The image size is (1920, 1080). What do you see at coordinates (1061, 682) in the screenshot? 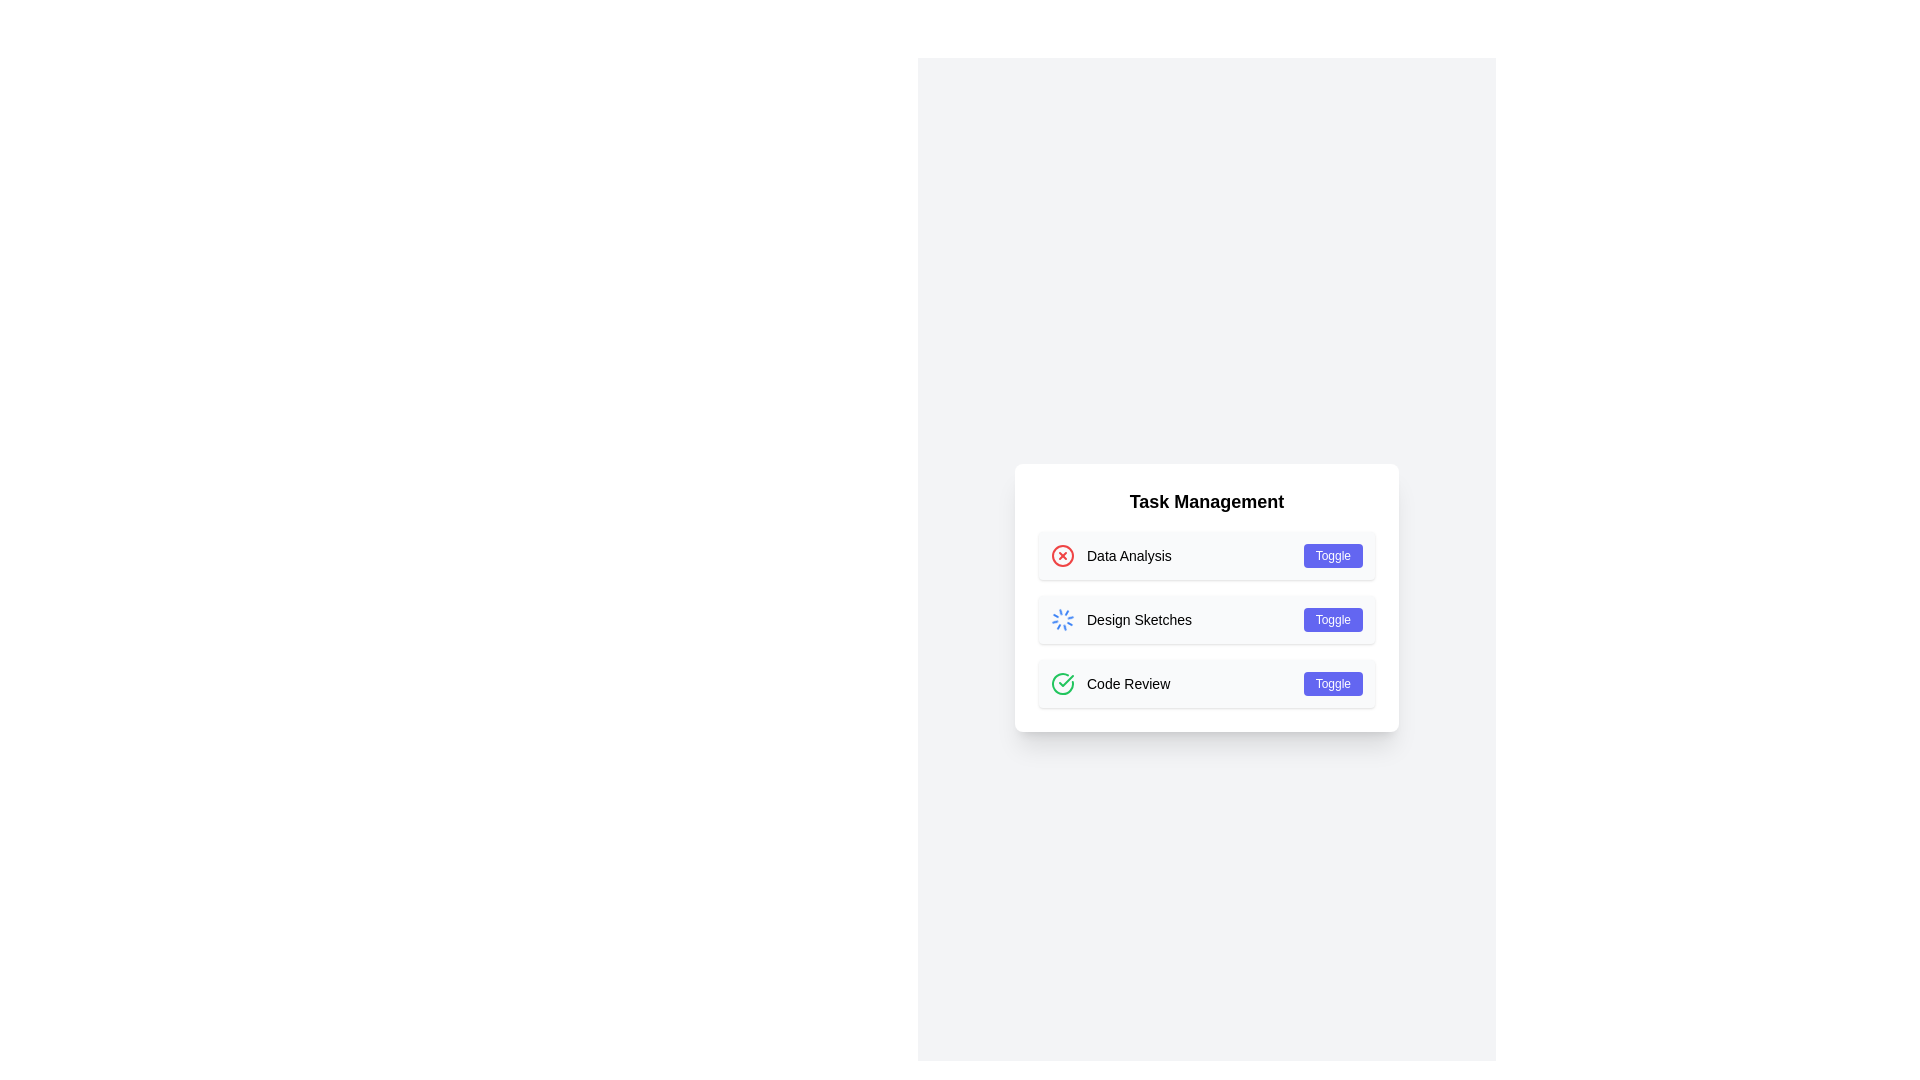
I see `the green circular icon with a white checkmark that indicates a completed task, located to the left of the text 'Code Review' in the third row of the task list box labeled 'Task Management'` at bounding box center [1061, 682].